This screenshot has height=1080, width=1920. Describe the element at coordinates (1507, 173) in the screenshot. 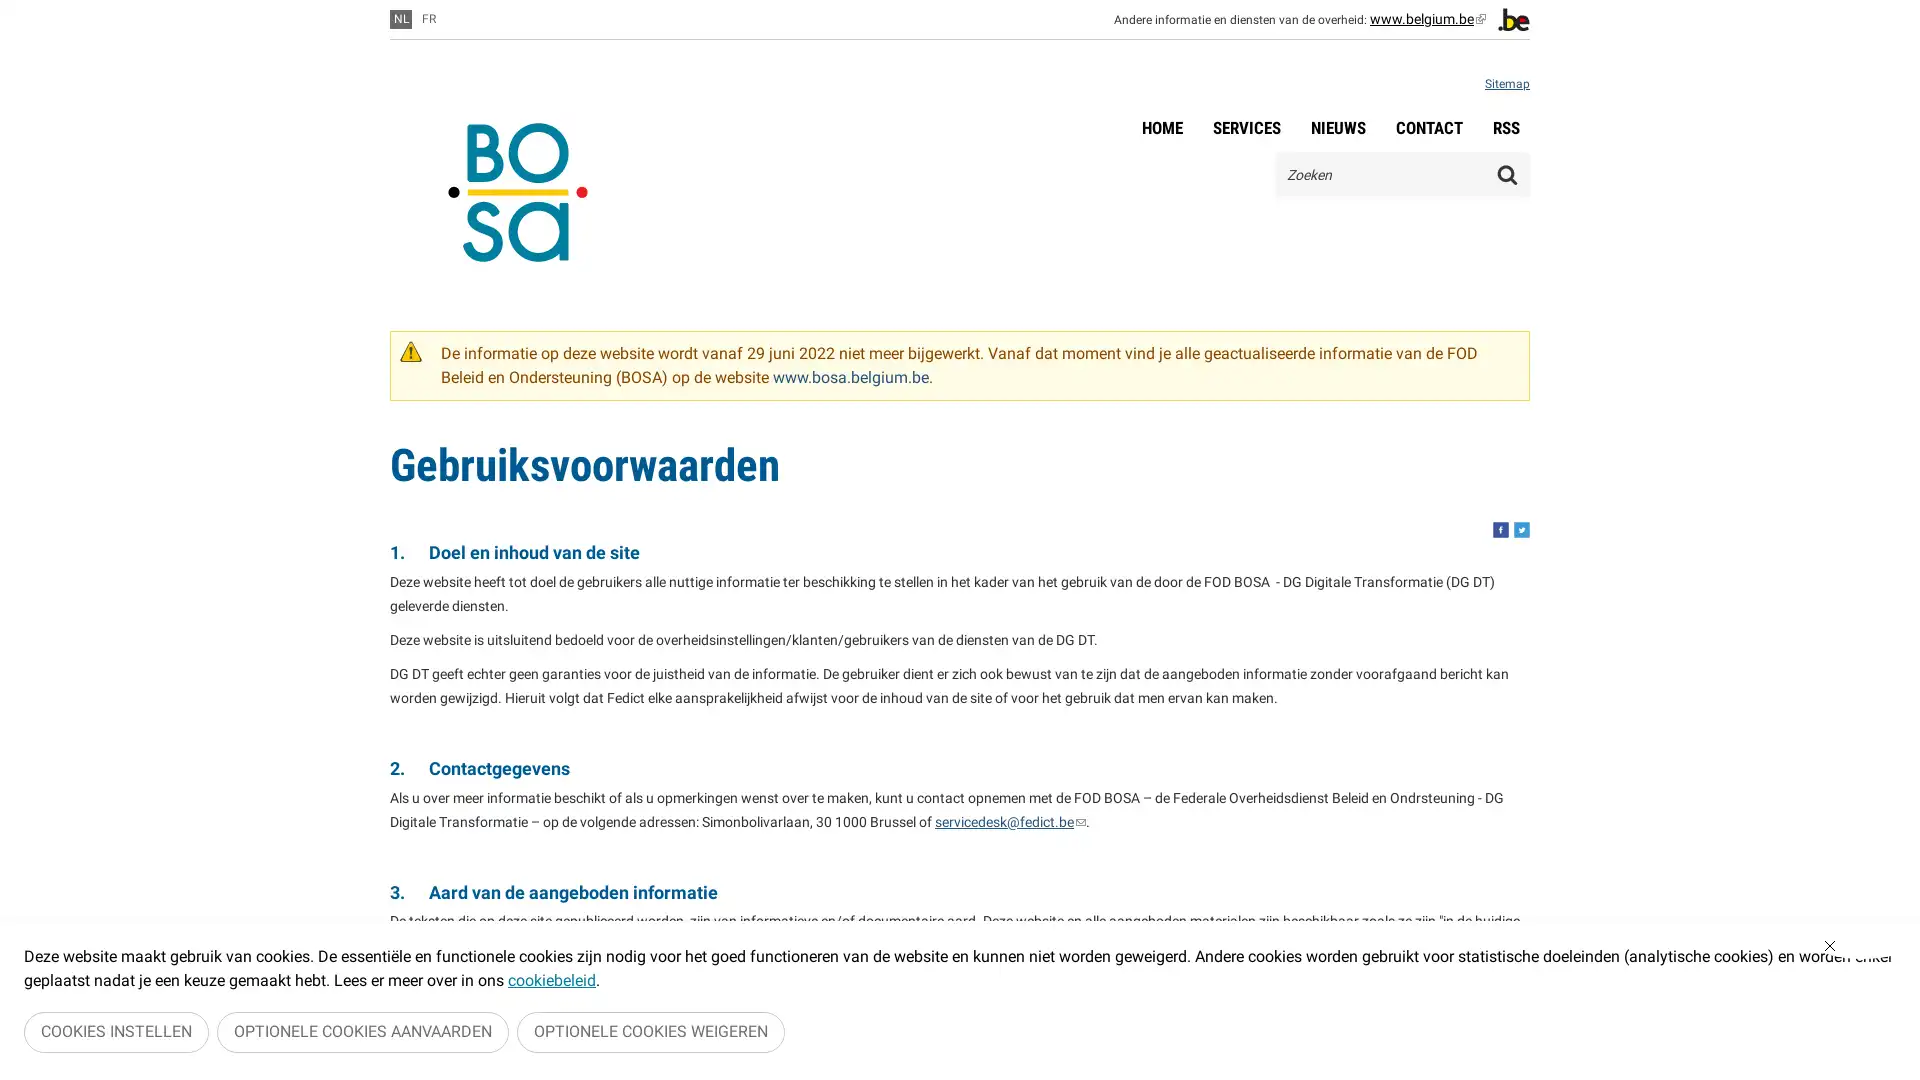

I see `Zoeken` at that location.